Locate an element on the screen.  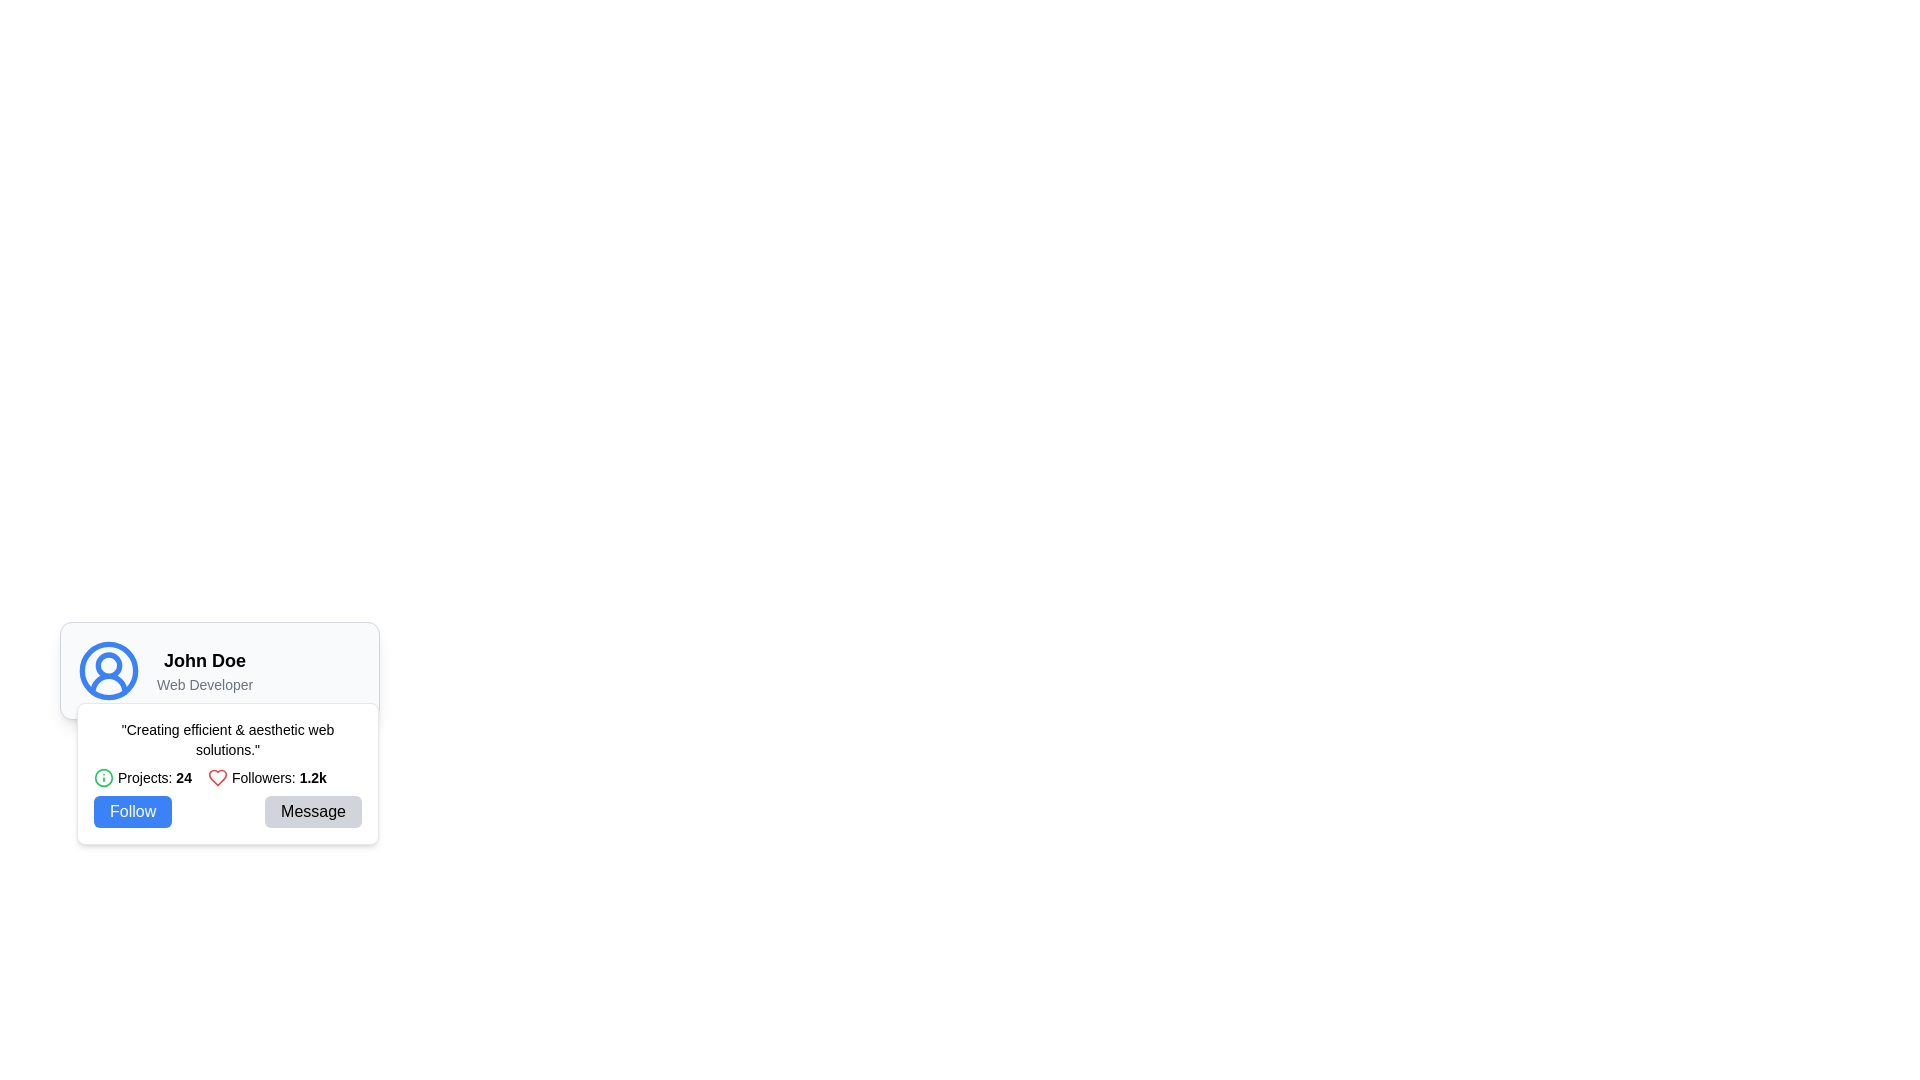
the Profile information display that shows the user's name and occupation, located at the top-left section of the bordered card interface is located at coordinates (220, 671).